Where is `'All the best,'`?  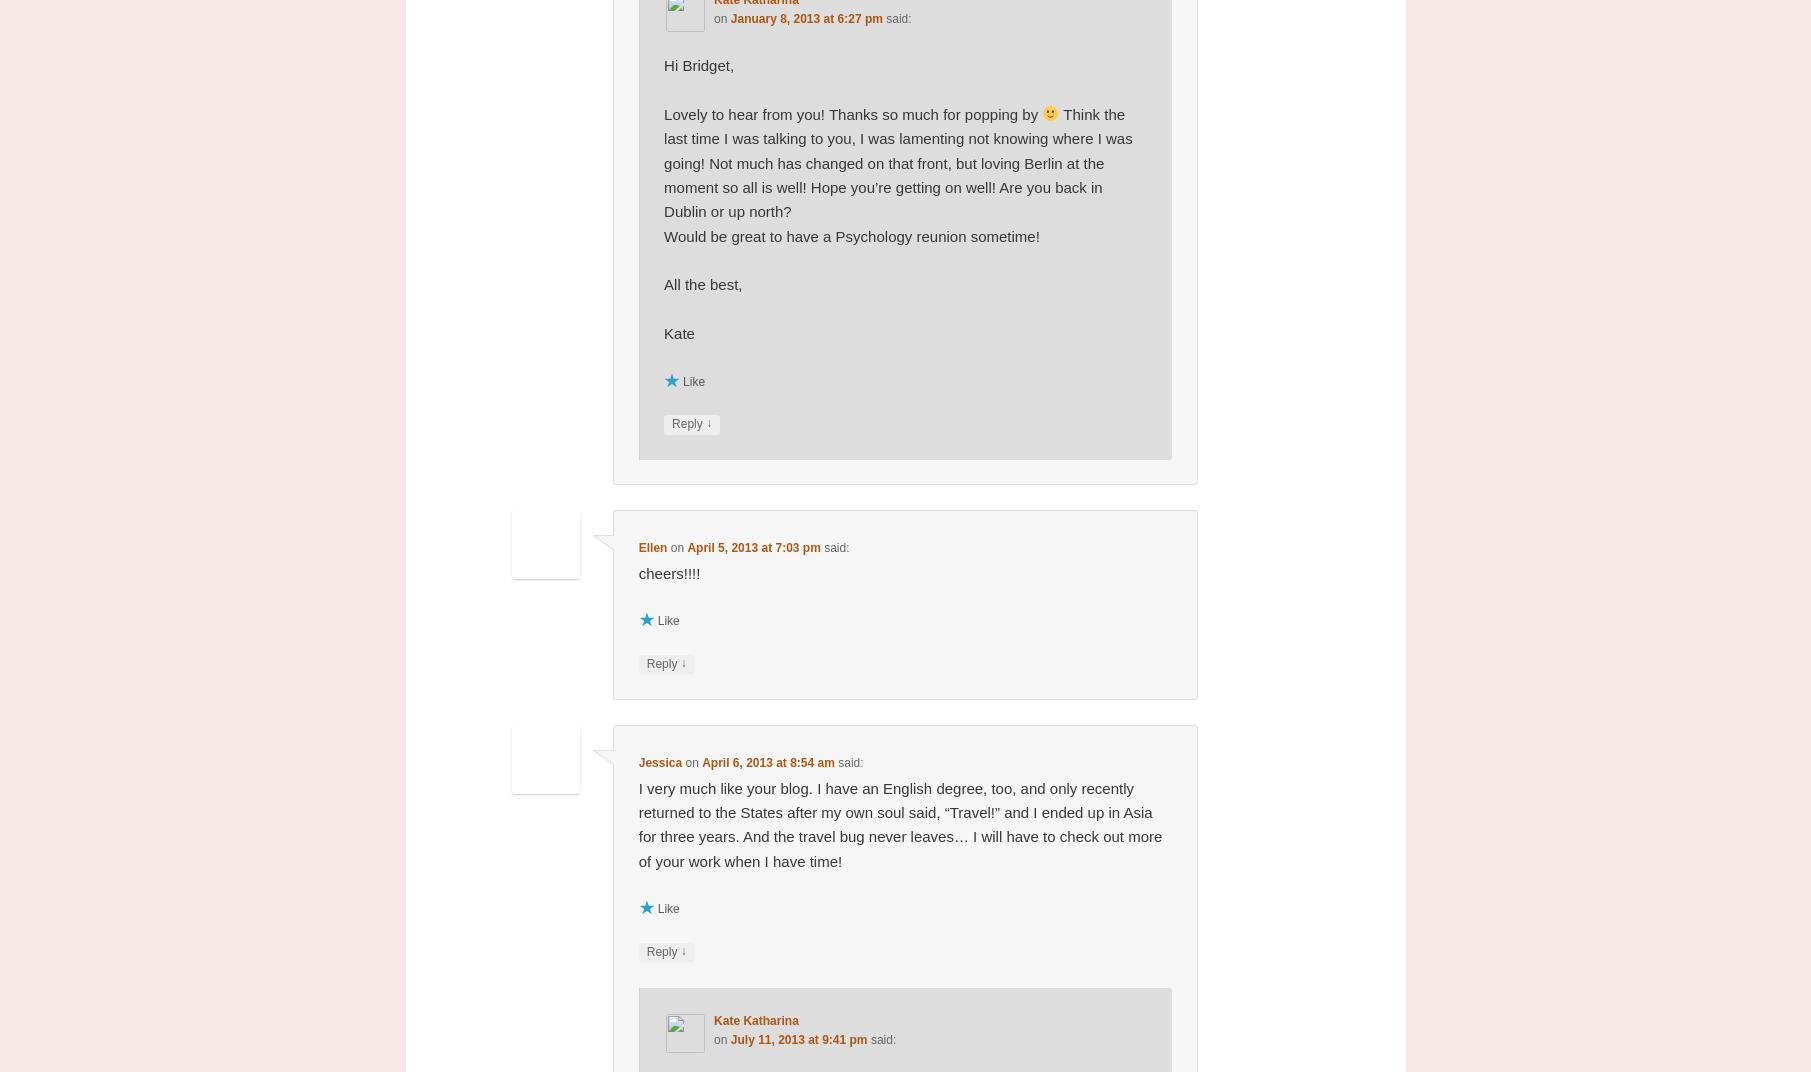 'All the best,' is located at coordinates (663, 283).